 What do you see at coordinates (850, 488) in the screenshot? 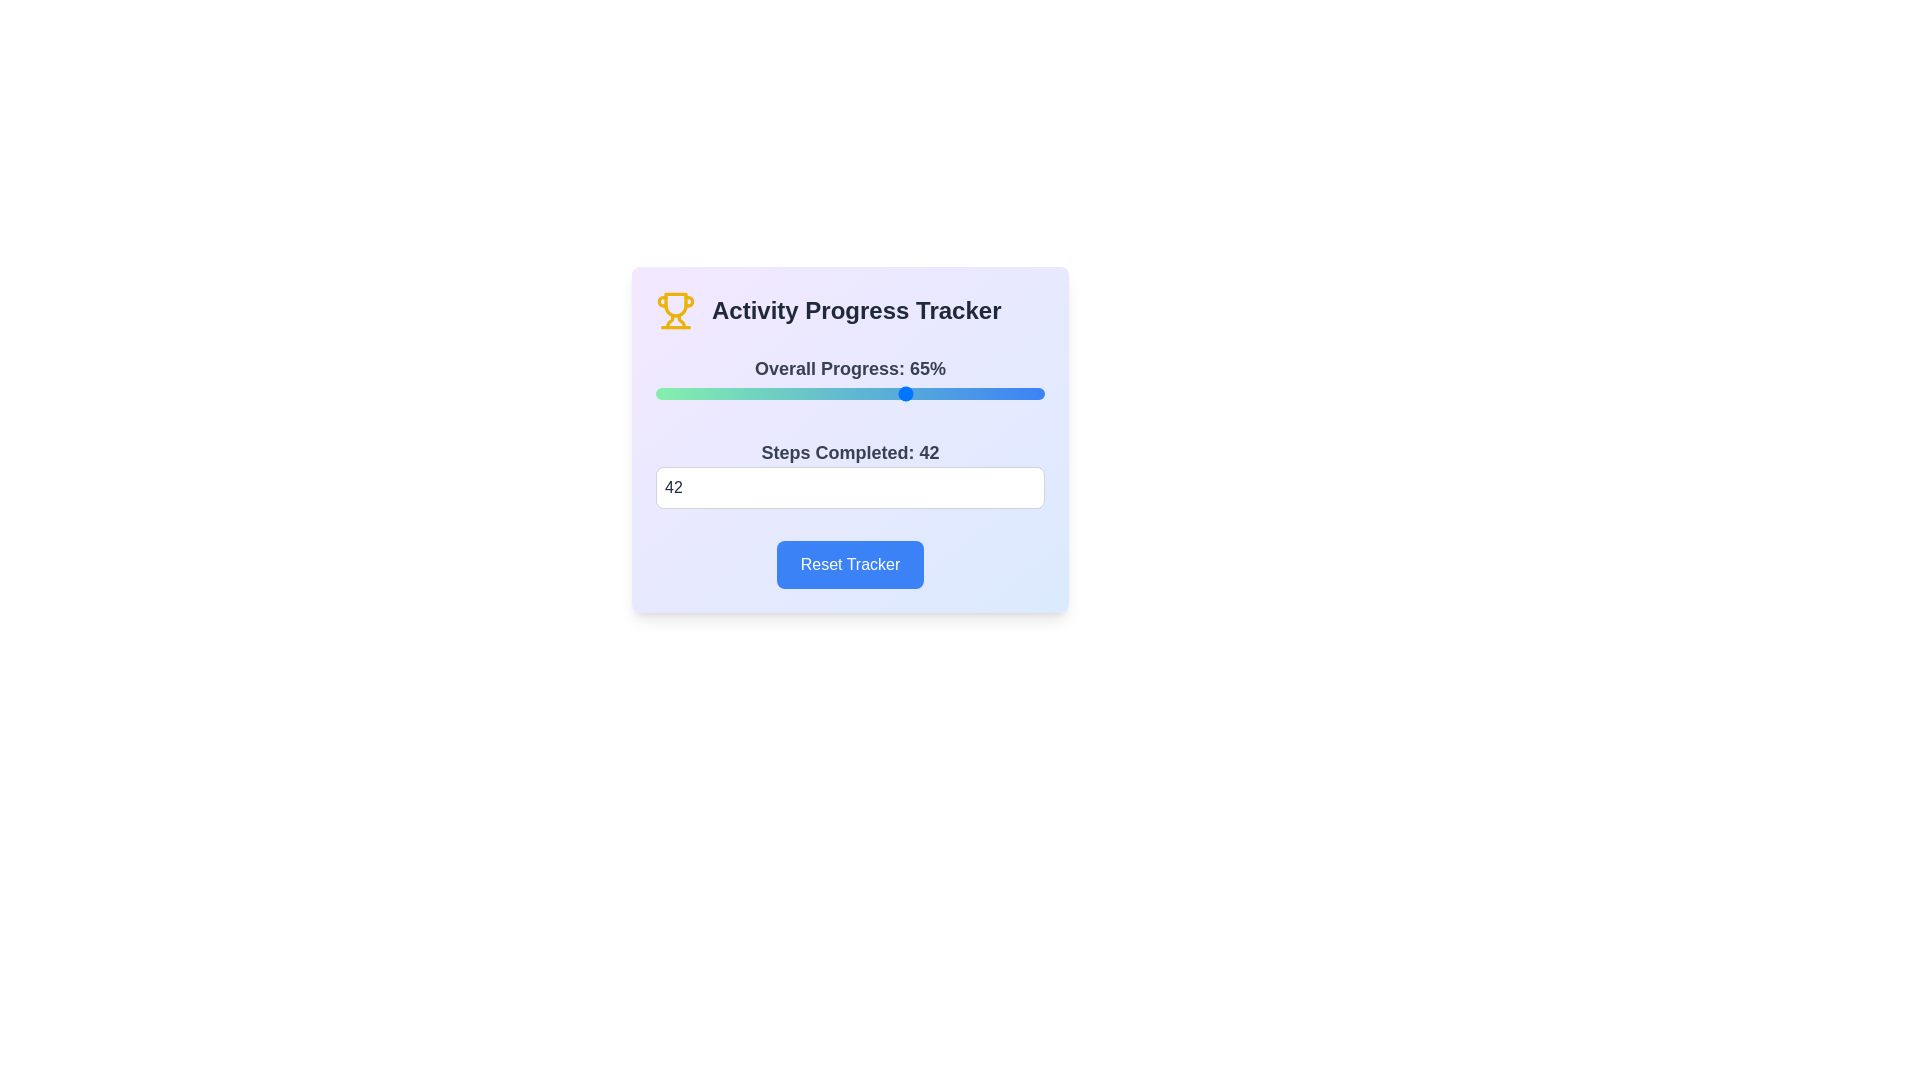
I see `the steps completed to 36 by entering the value in the input field` at bounding box center [850, 488].